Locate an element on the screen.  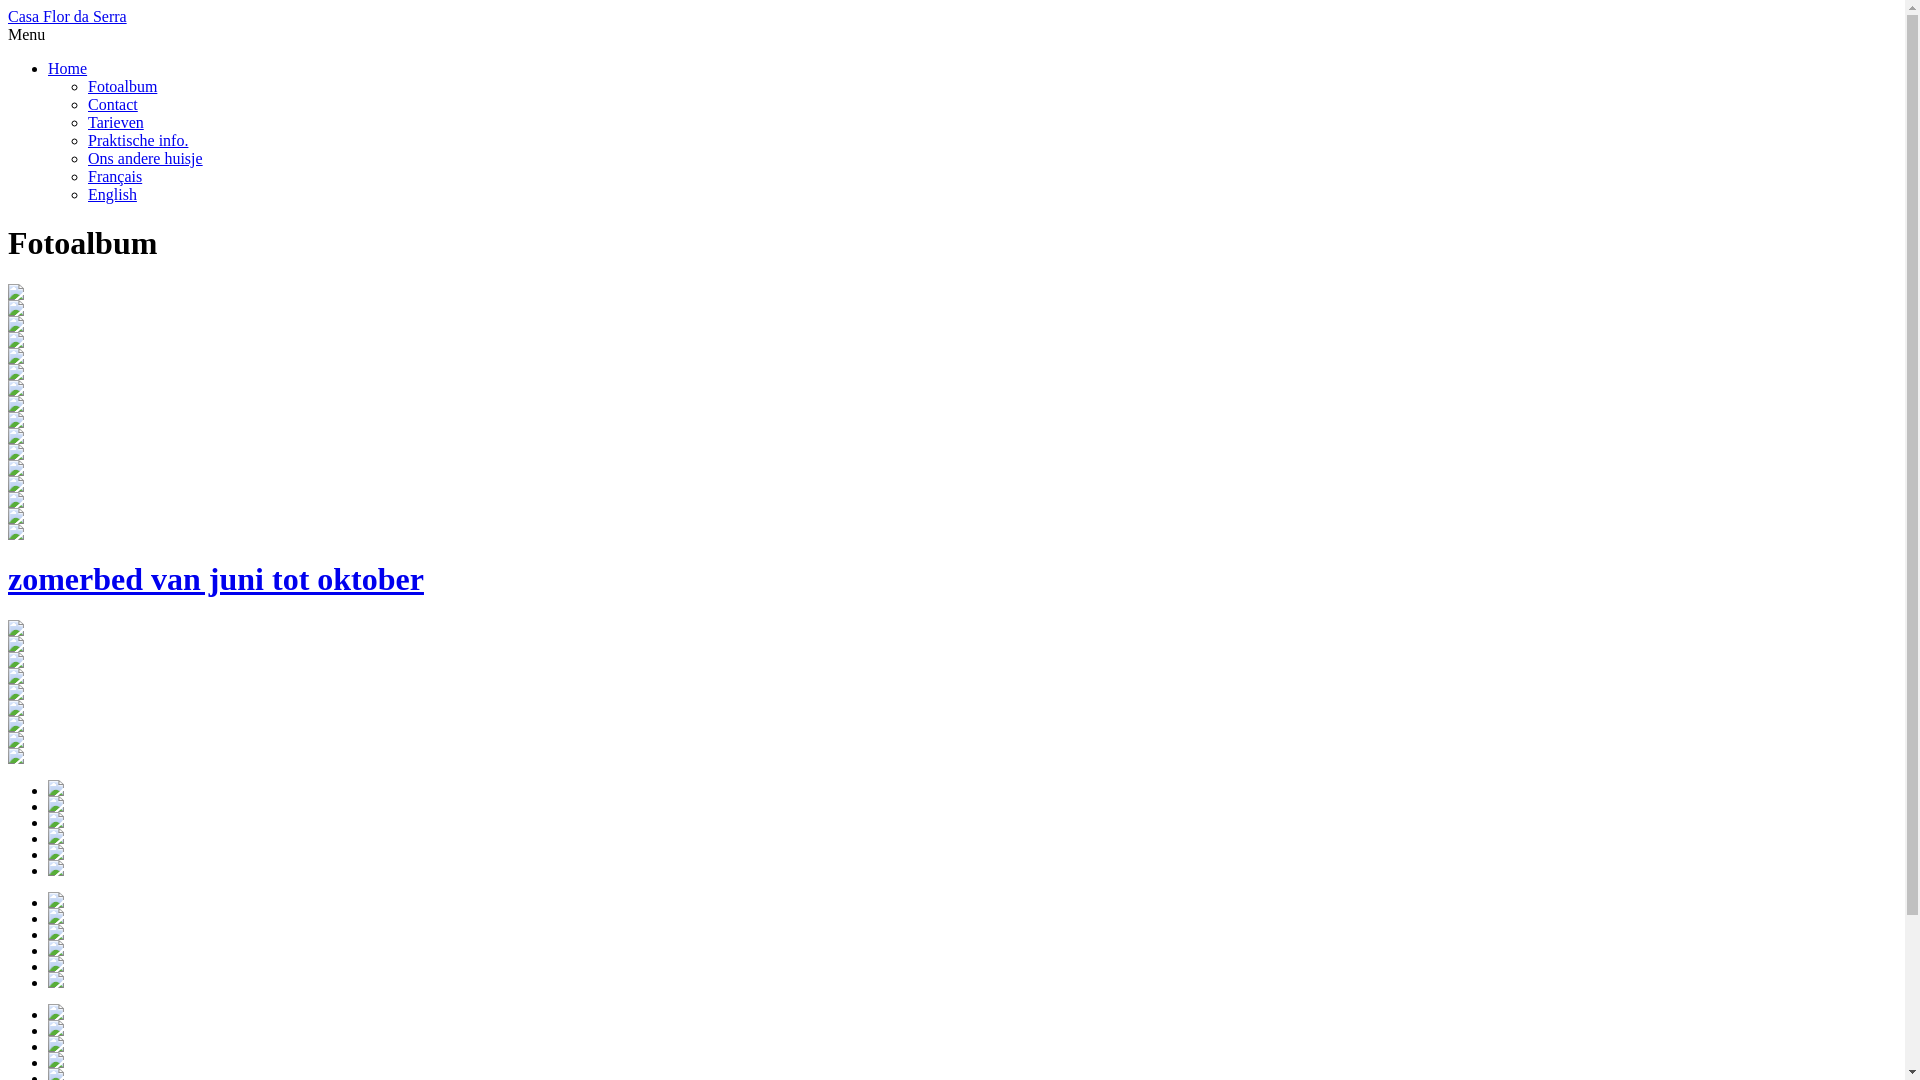
'Menu' is located at coordinates (26, 34).